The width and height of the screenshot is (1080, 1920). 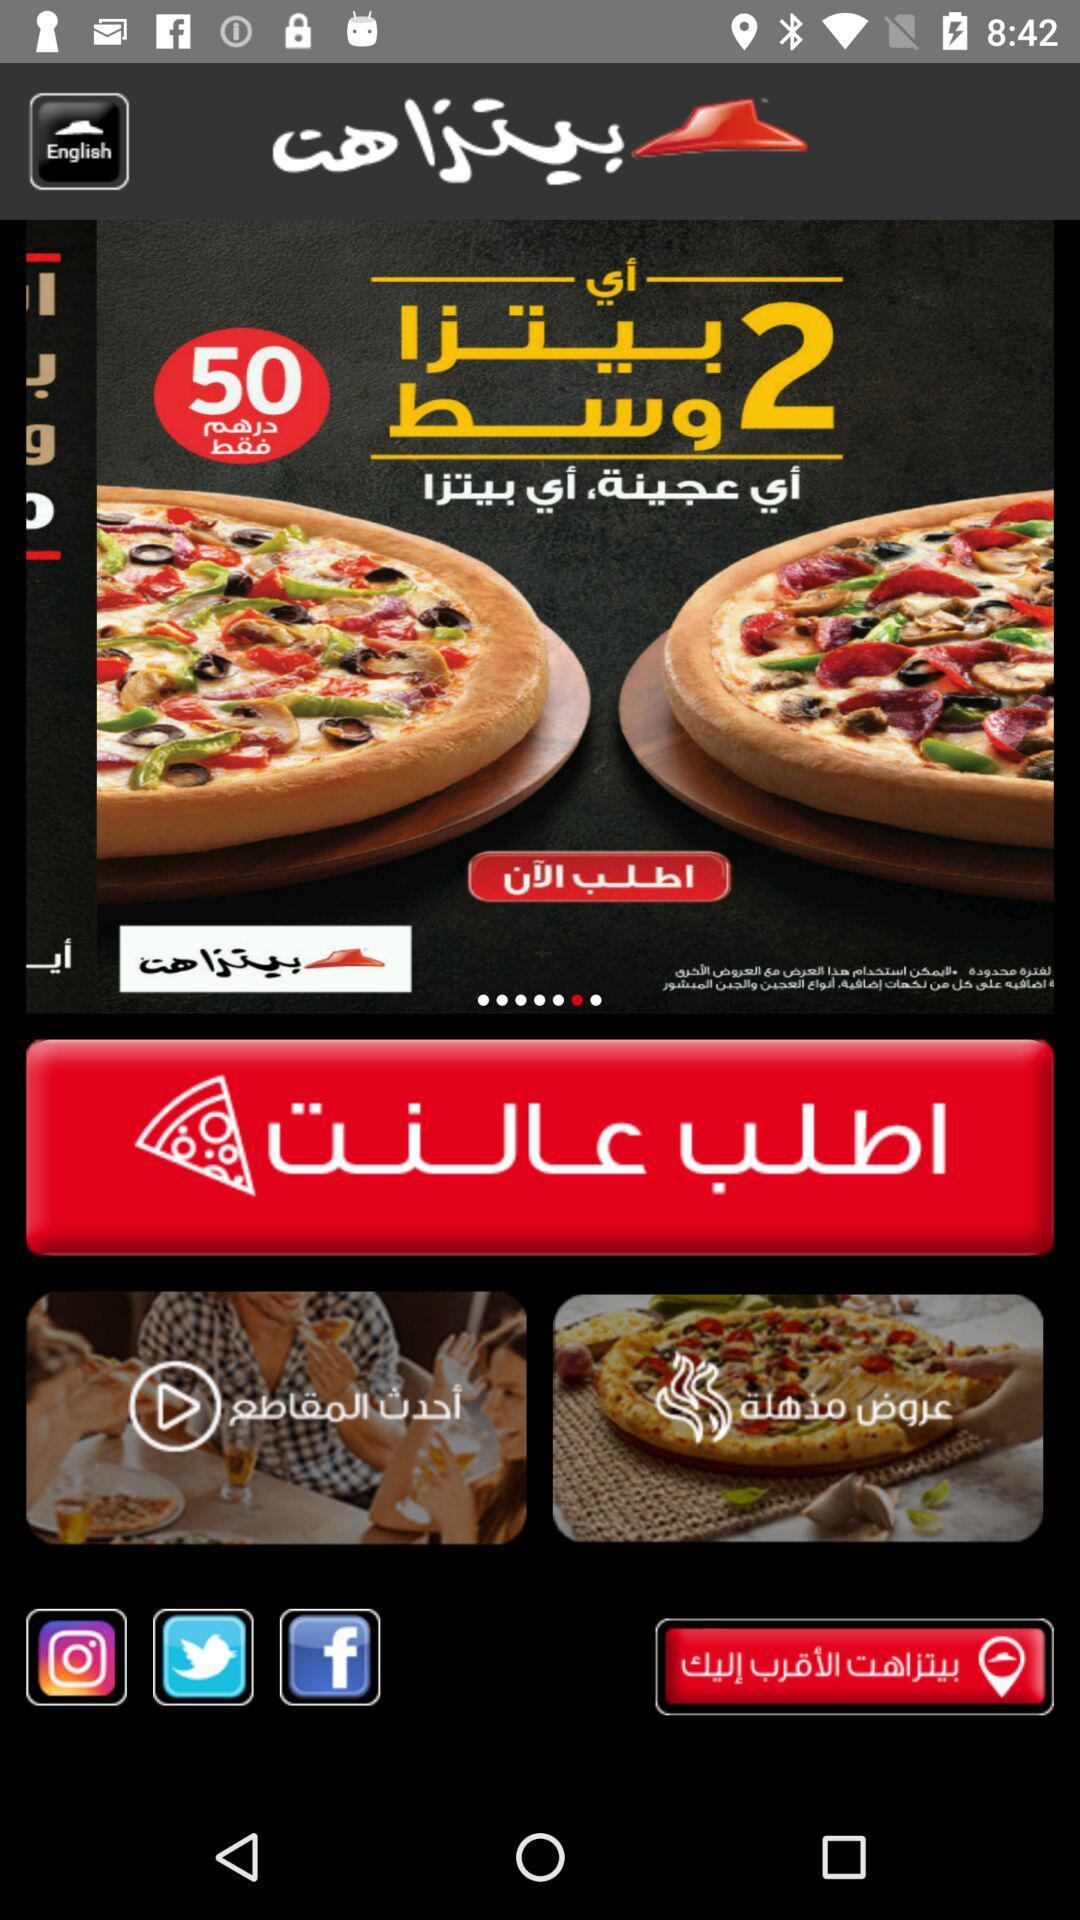 What do you see at coordinates (276, 1418) in the screenshot?
I see `this option` at bounding box center [276, 1418].